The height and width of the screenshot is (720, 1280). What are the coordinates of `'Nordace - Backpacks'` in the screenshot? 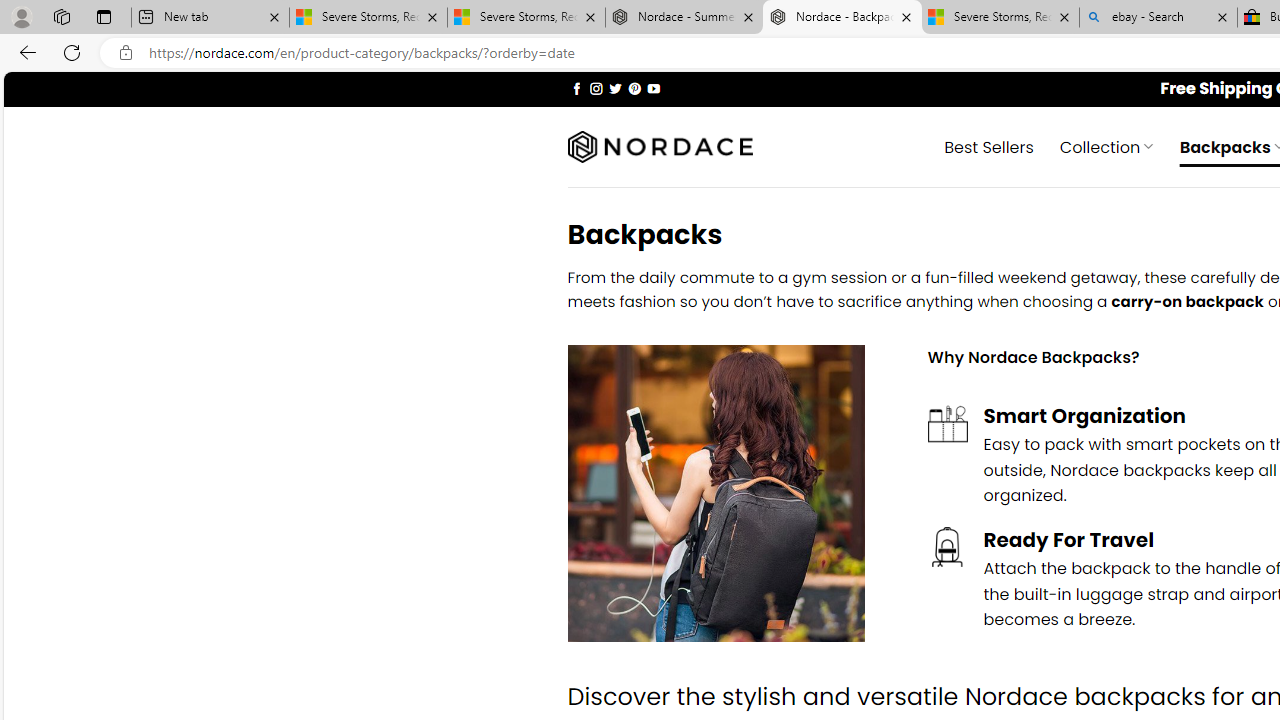 It's located at (842, 17).